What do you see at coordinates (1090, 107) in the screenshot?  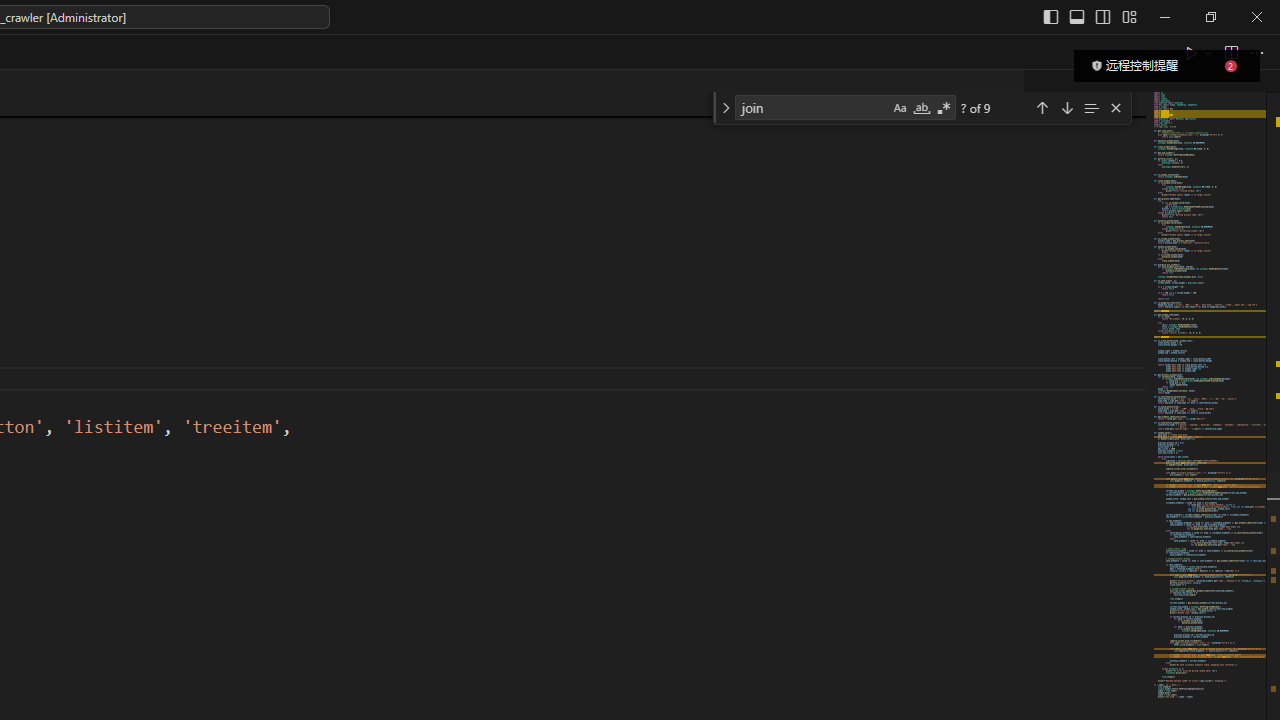 I see `'Find in Selection (Alt+L)'` at bounding box center [1090, 107].